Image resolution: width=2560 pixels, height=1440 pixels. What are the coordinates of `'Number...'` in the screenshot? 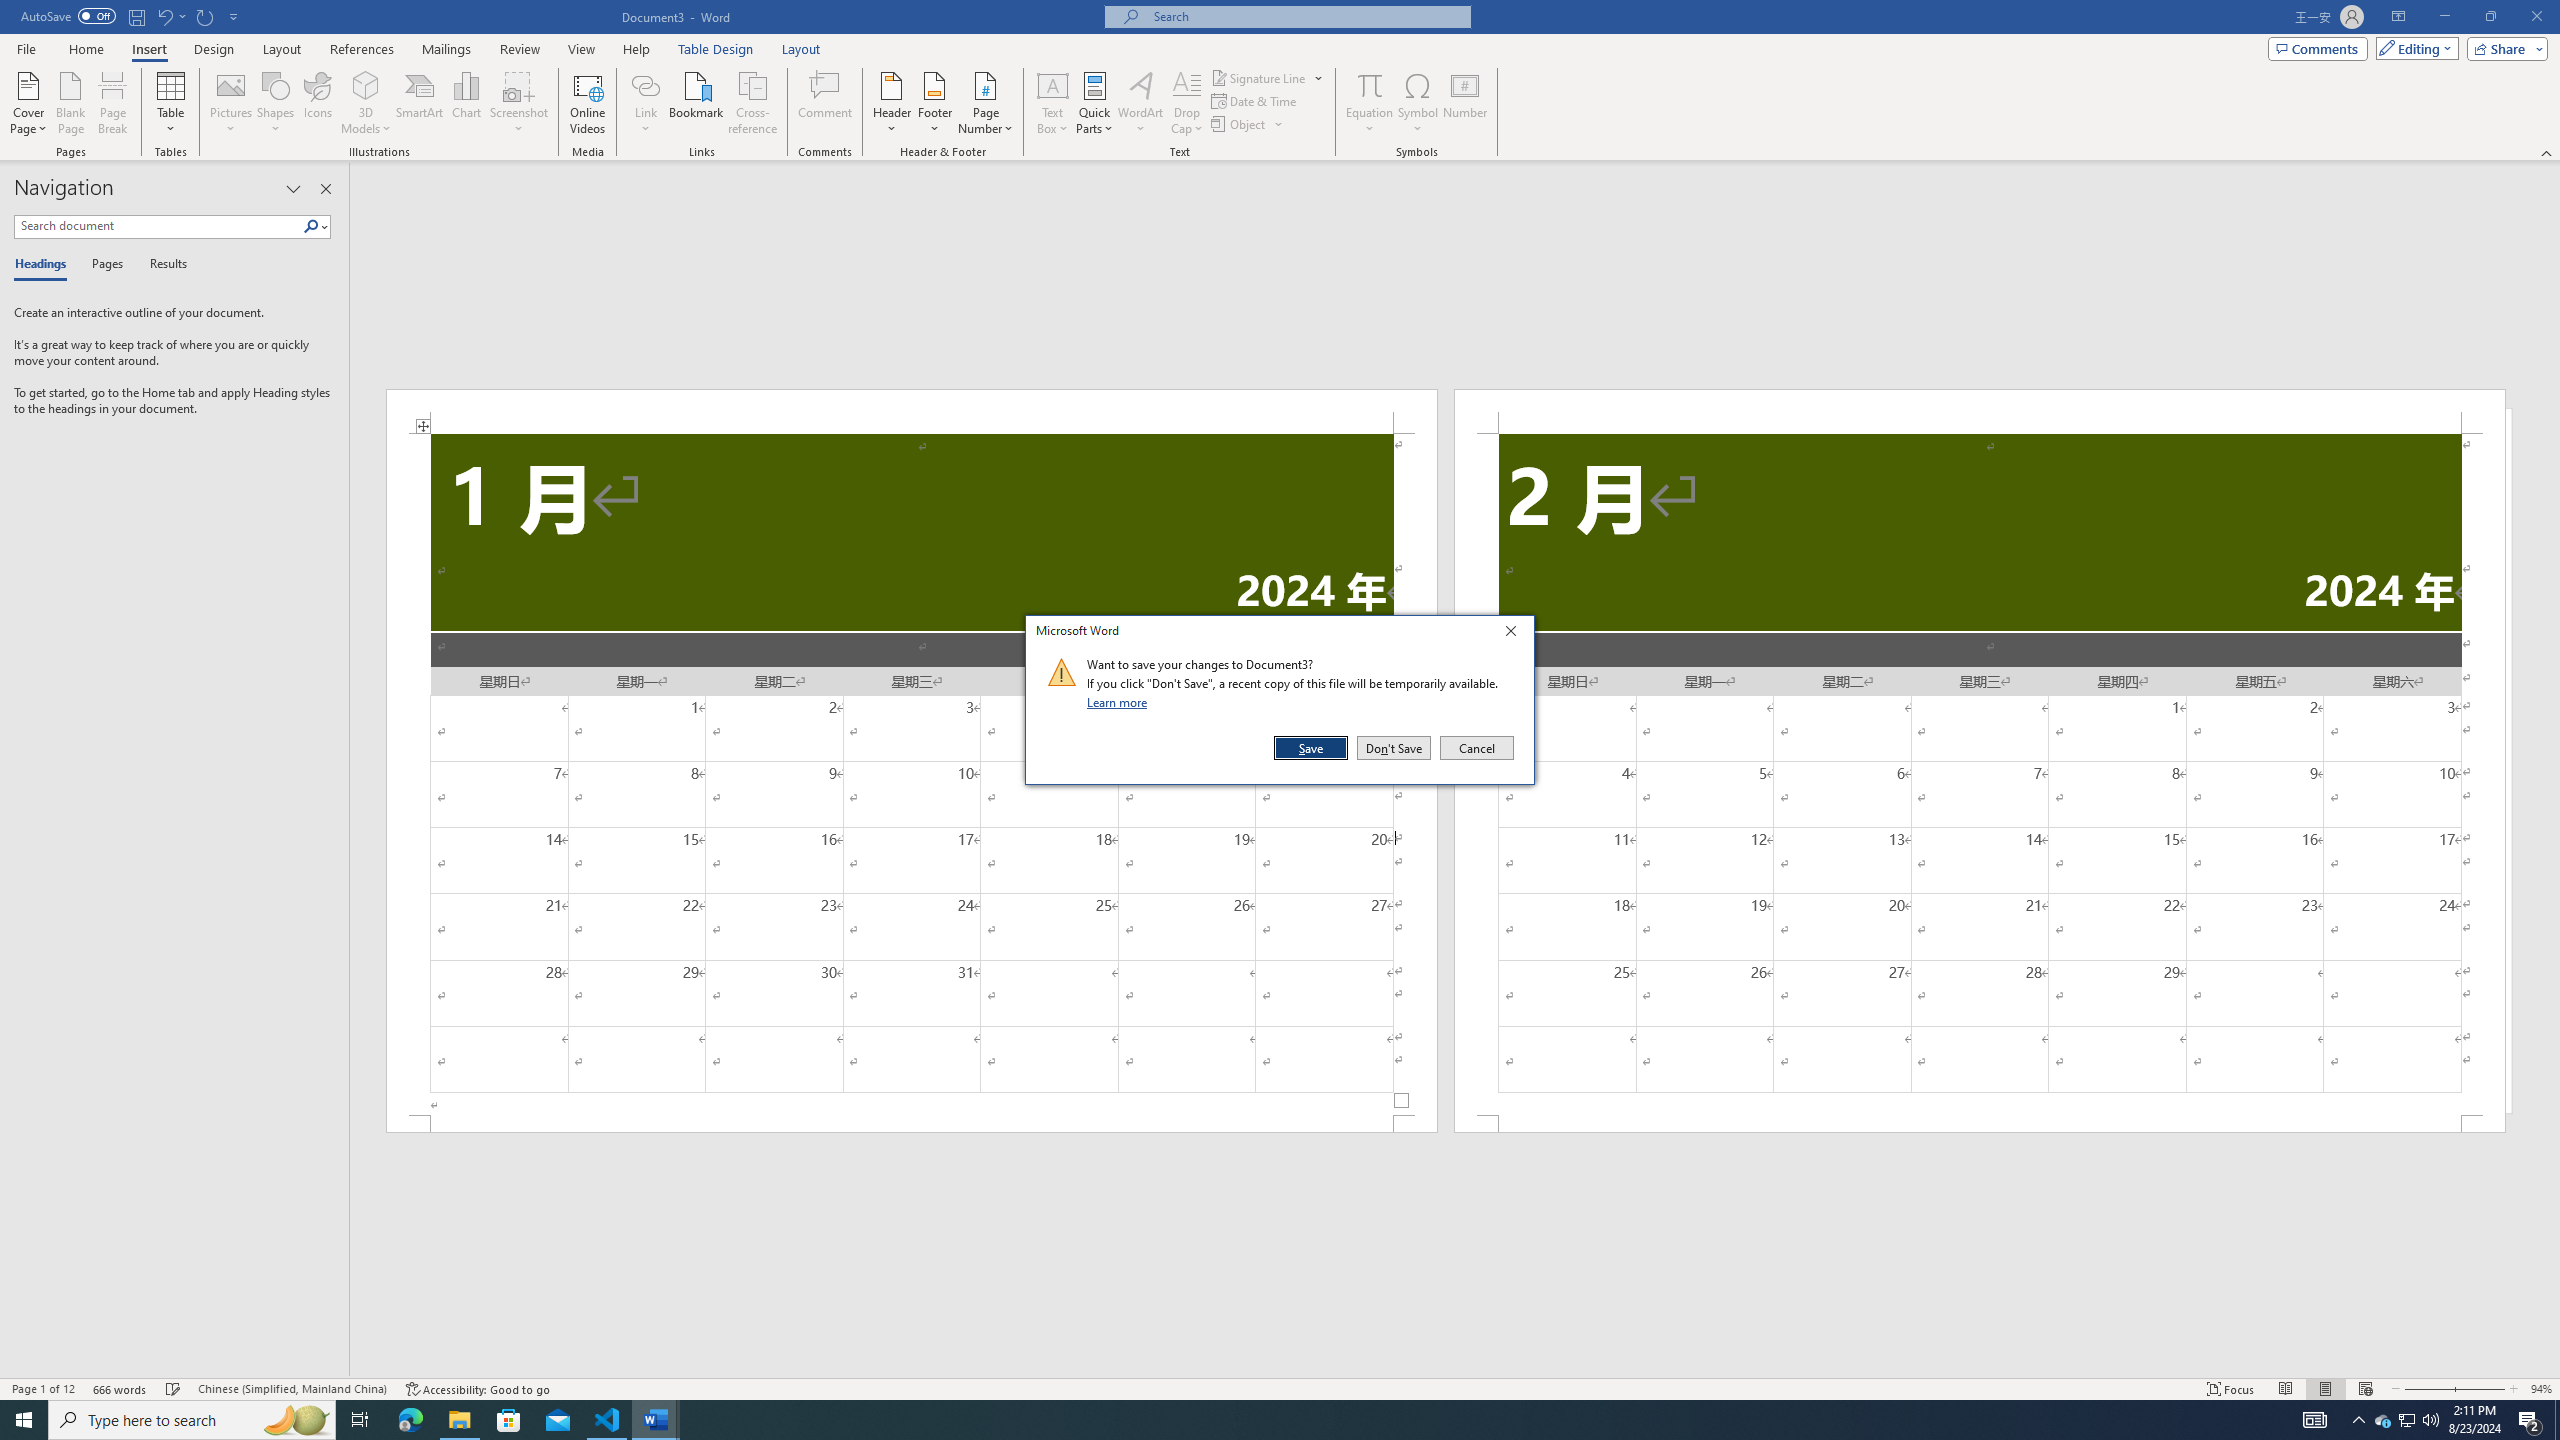 It's located at (1464, 103).